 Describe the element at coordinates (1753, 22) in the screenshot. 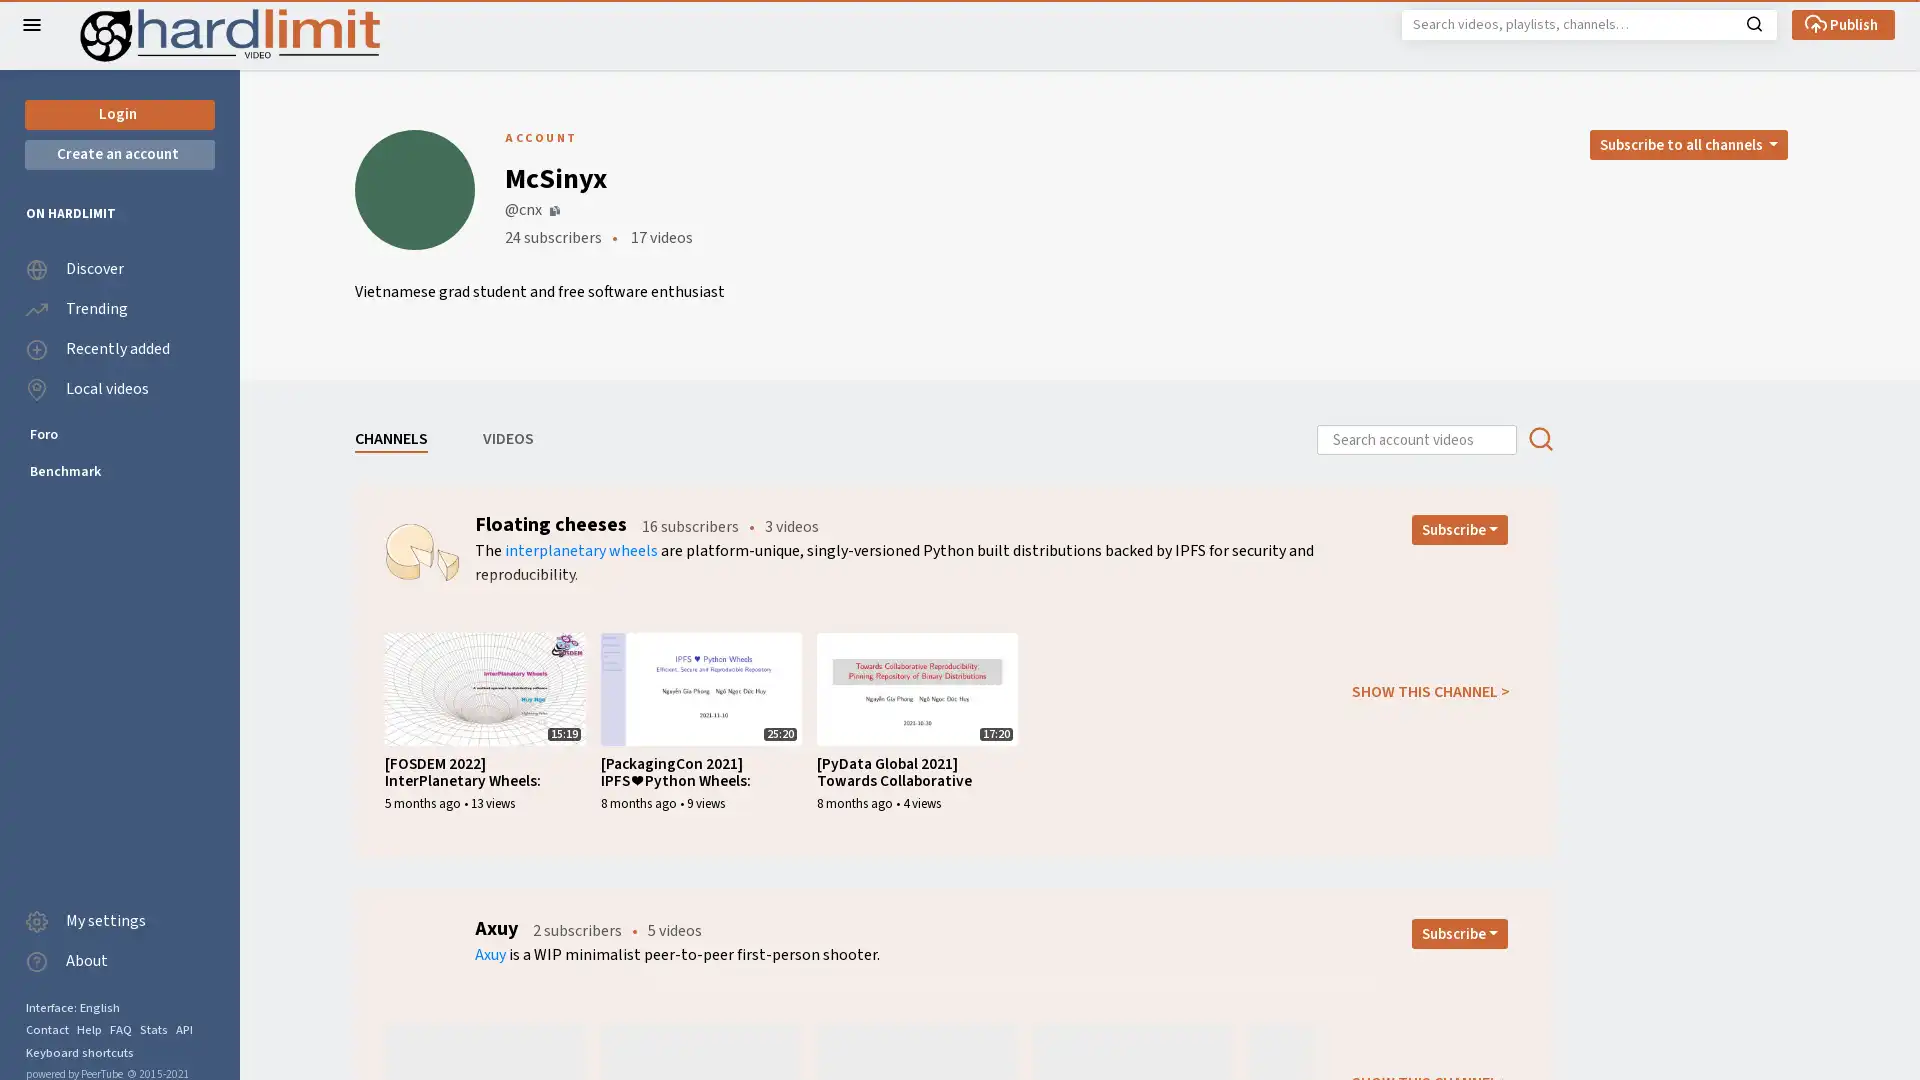

I see `Search` at that location.